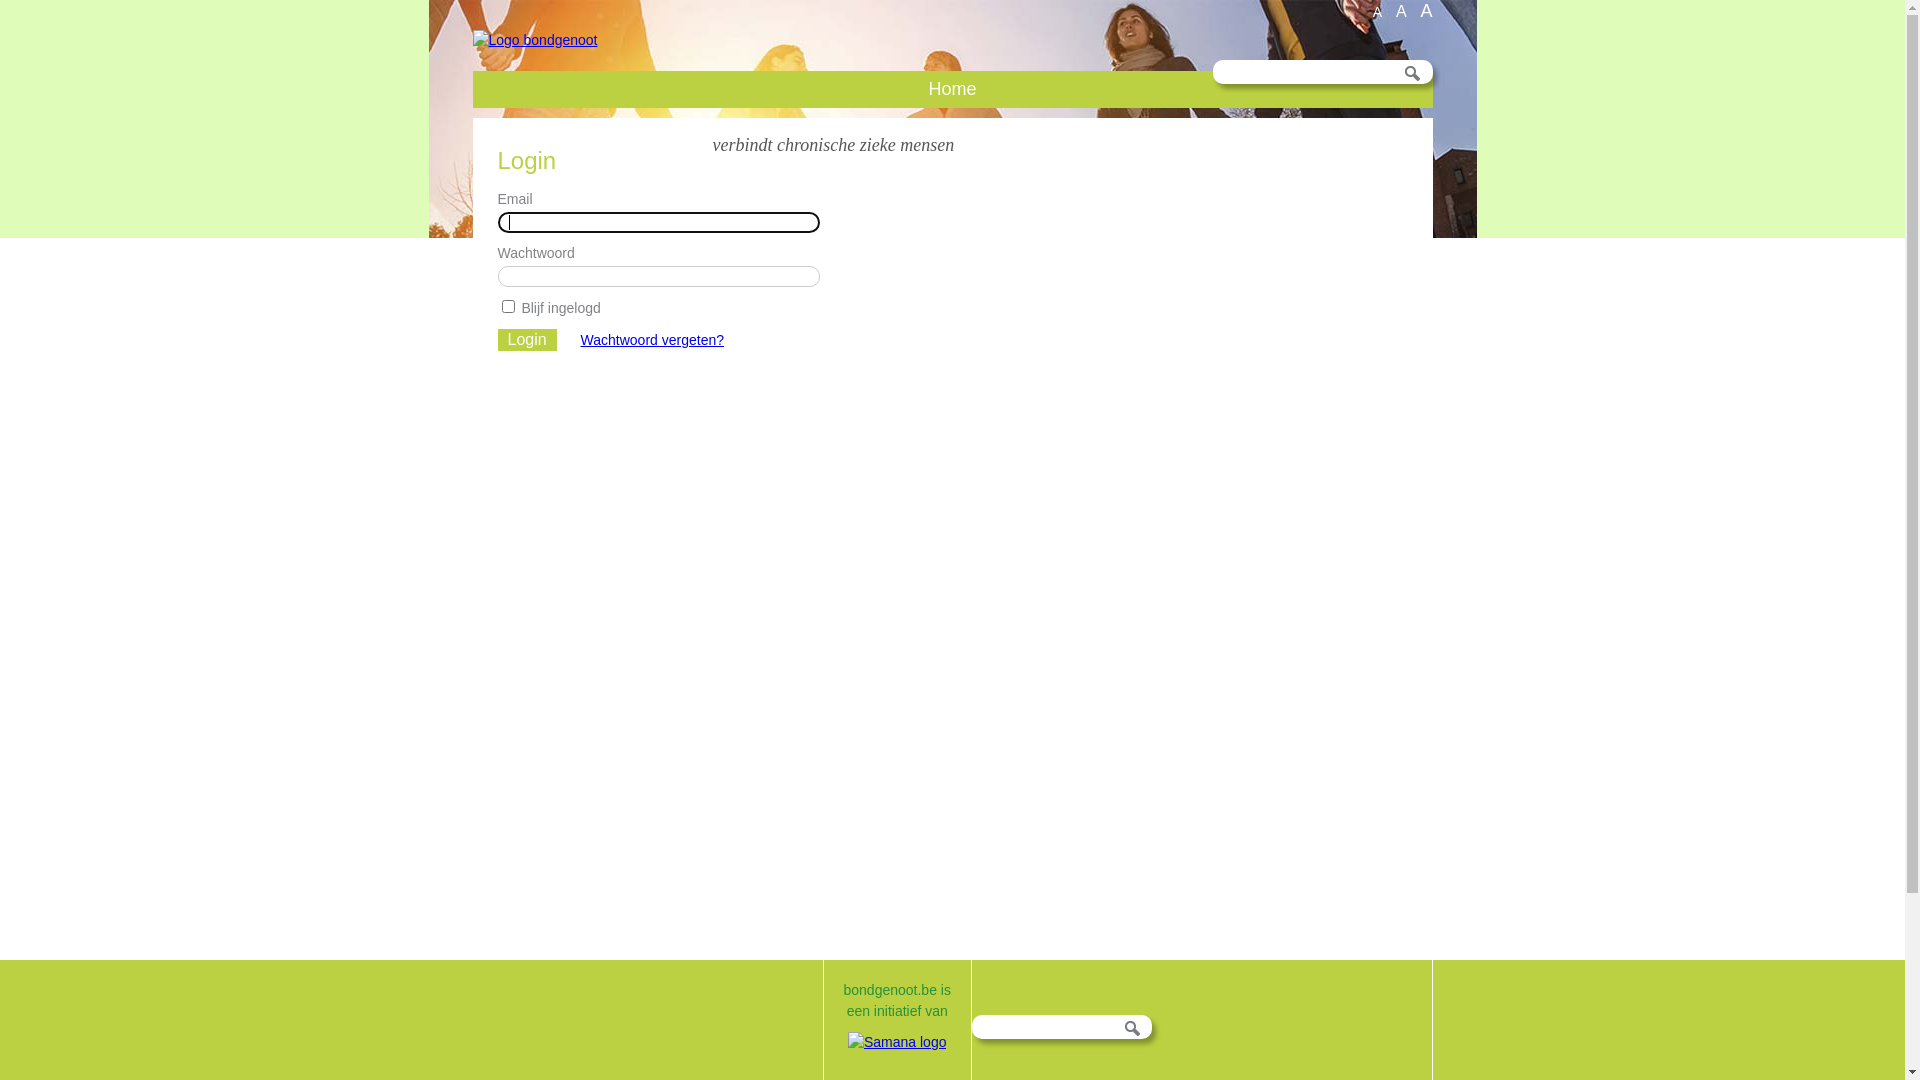  I want to click on 'chronische zieke mensen', so click(865, 144).